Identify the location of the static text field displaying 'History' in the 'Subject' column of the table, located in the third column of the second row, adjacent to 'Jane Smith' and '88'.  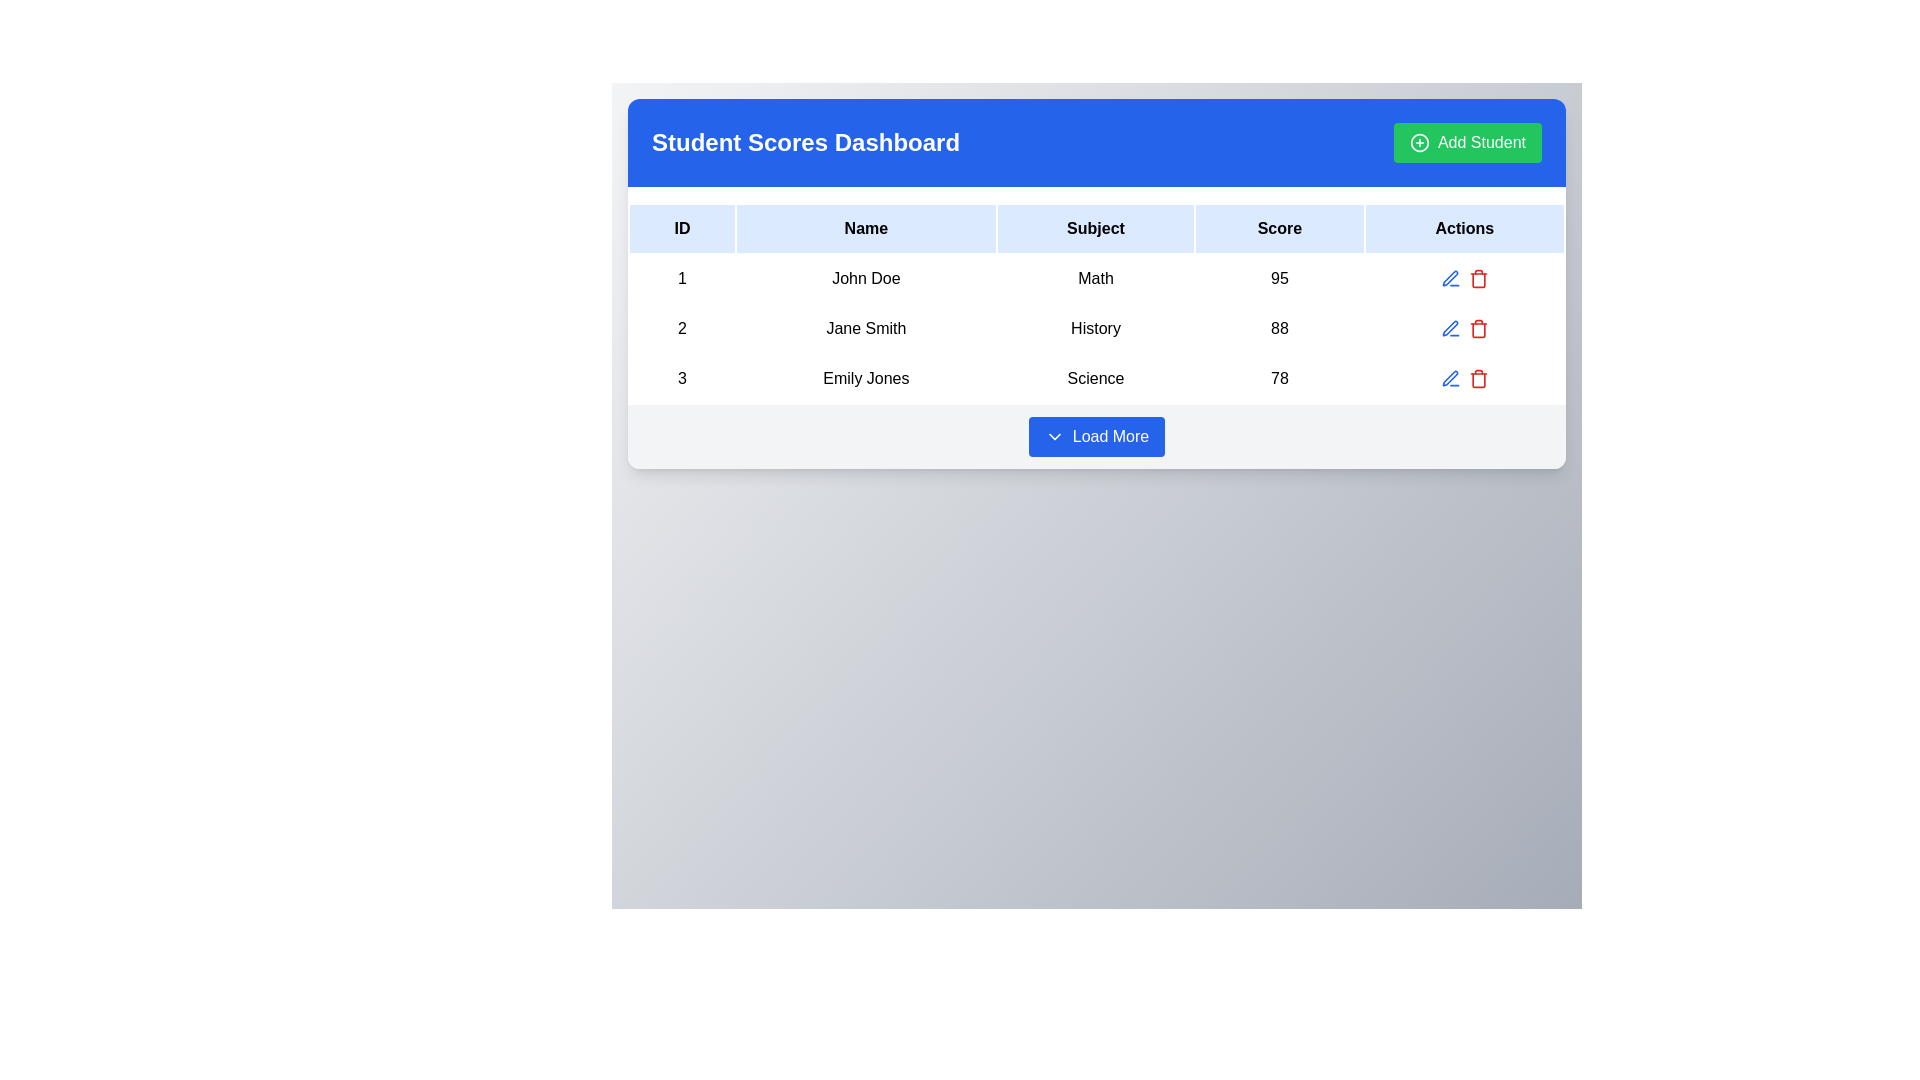
(1094, 327).